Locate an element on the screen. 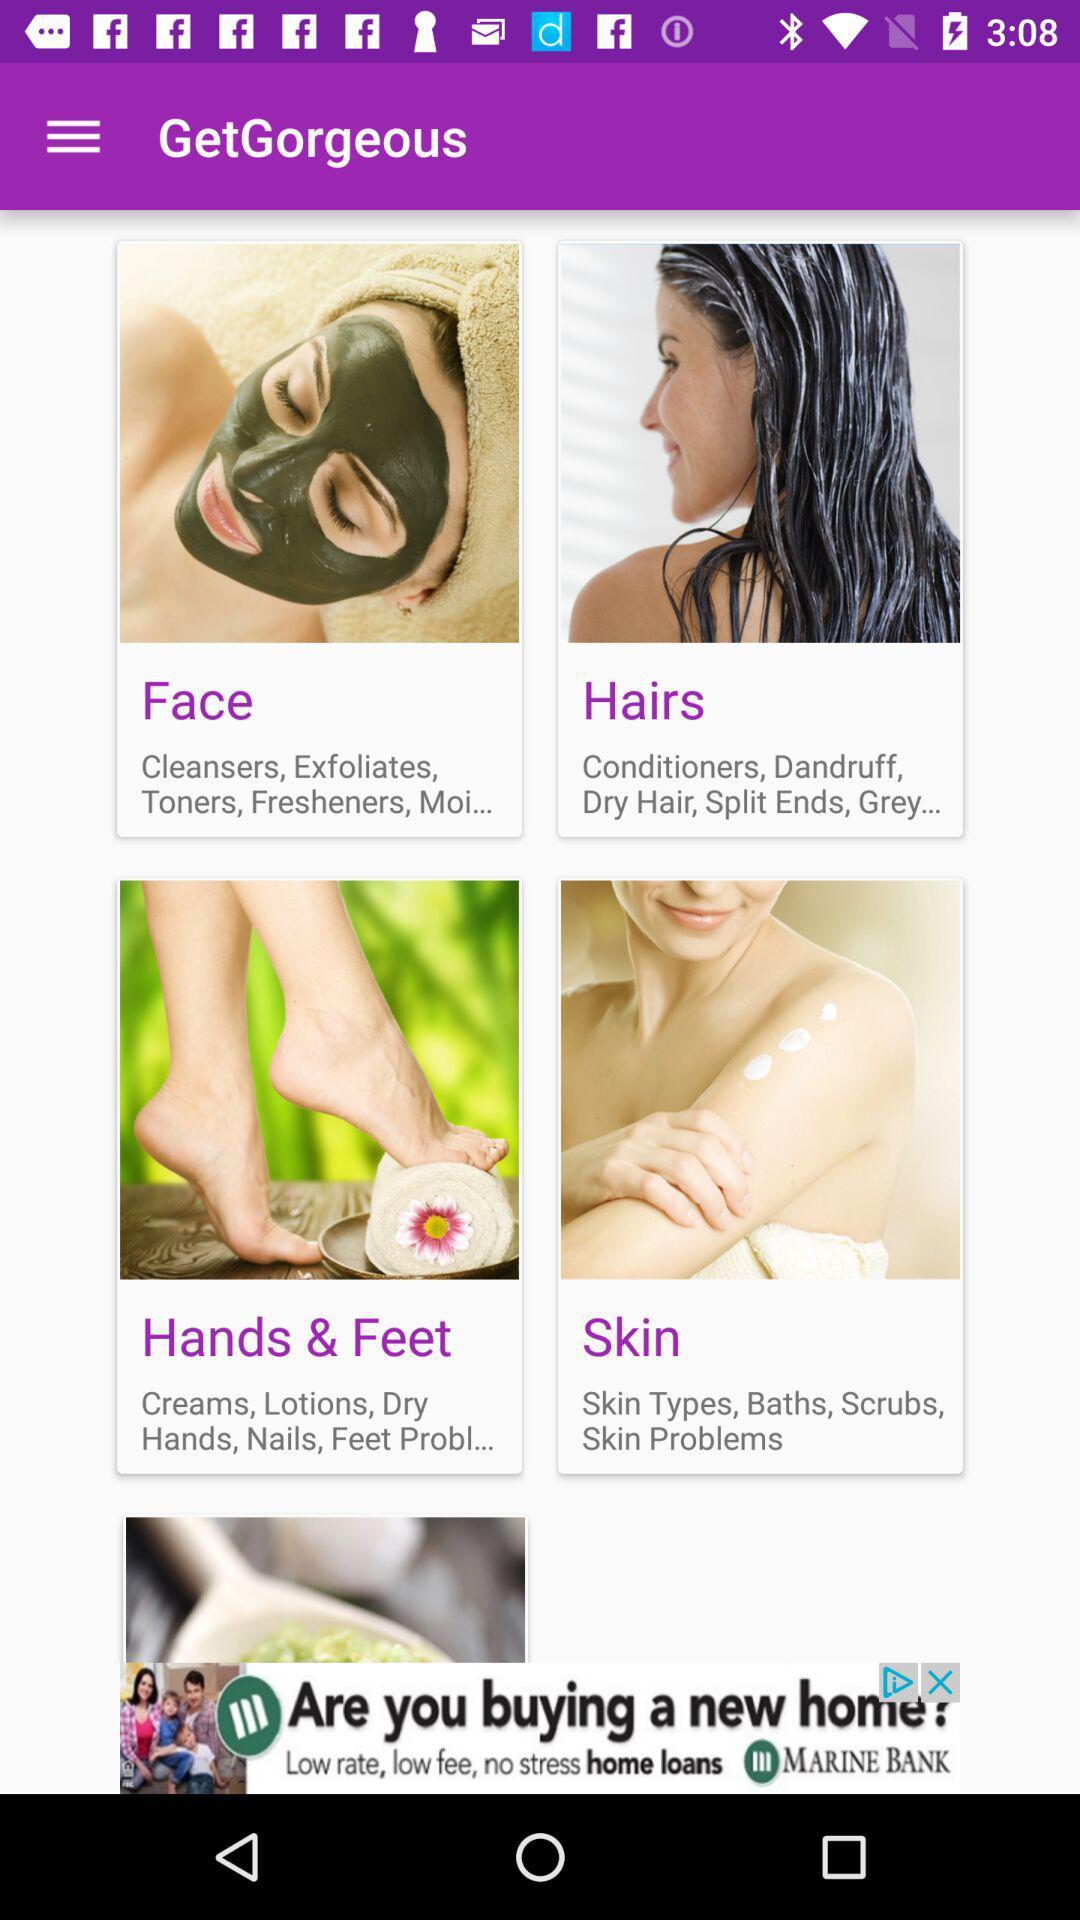 This screenshot has height=1920, width=1080. advertisement is located at coordinates (540, 1727).